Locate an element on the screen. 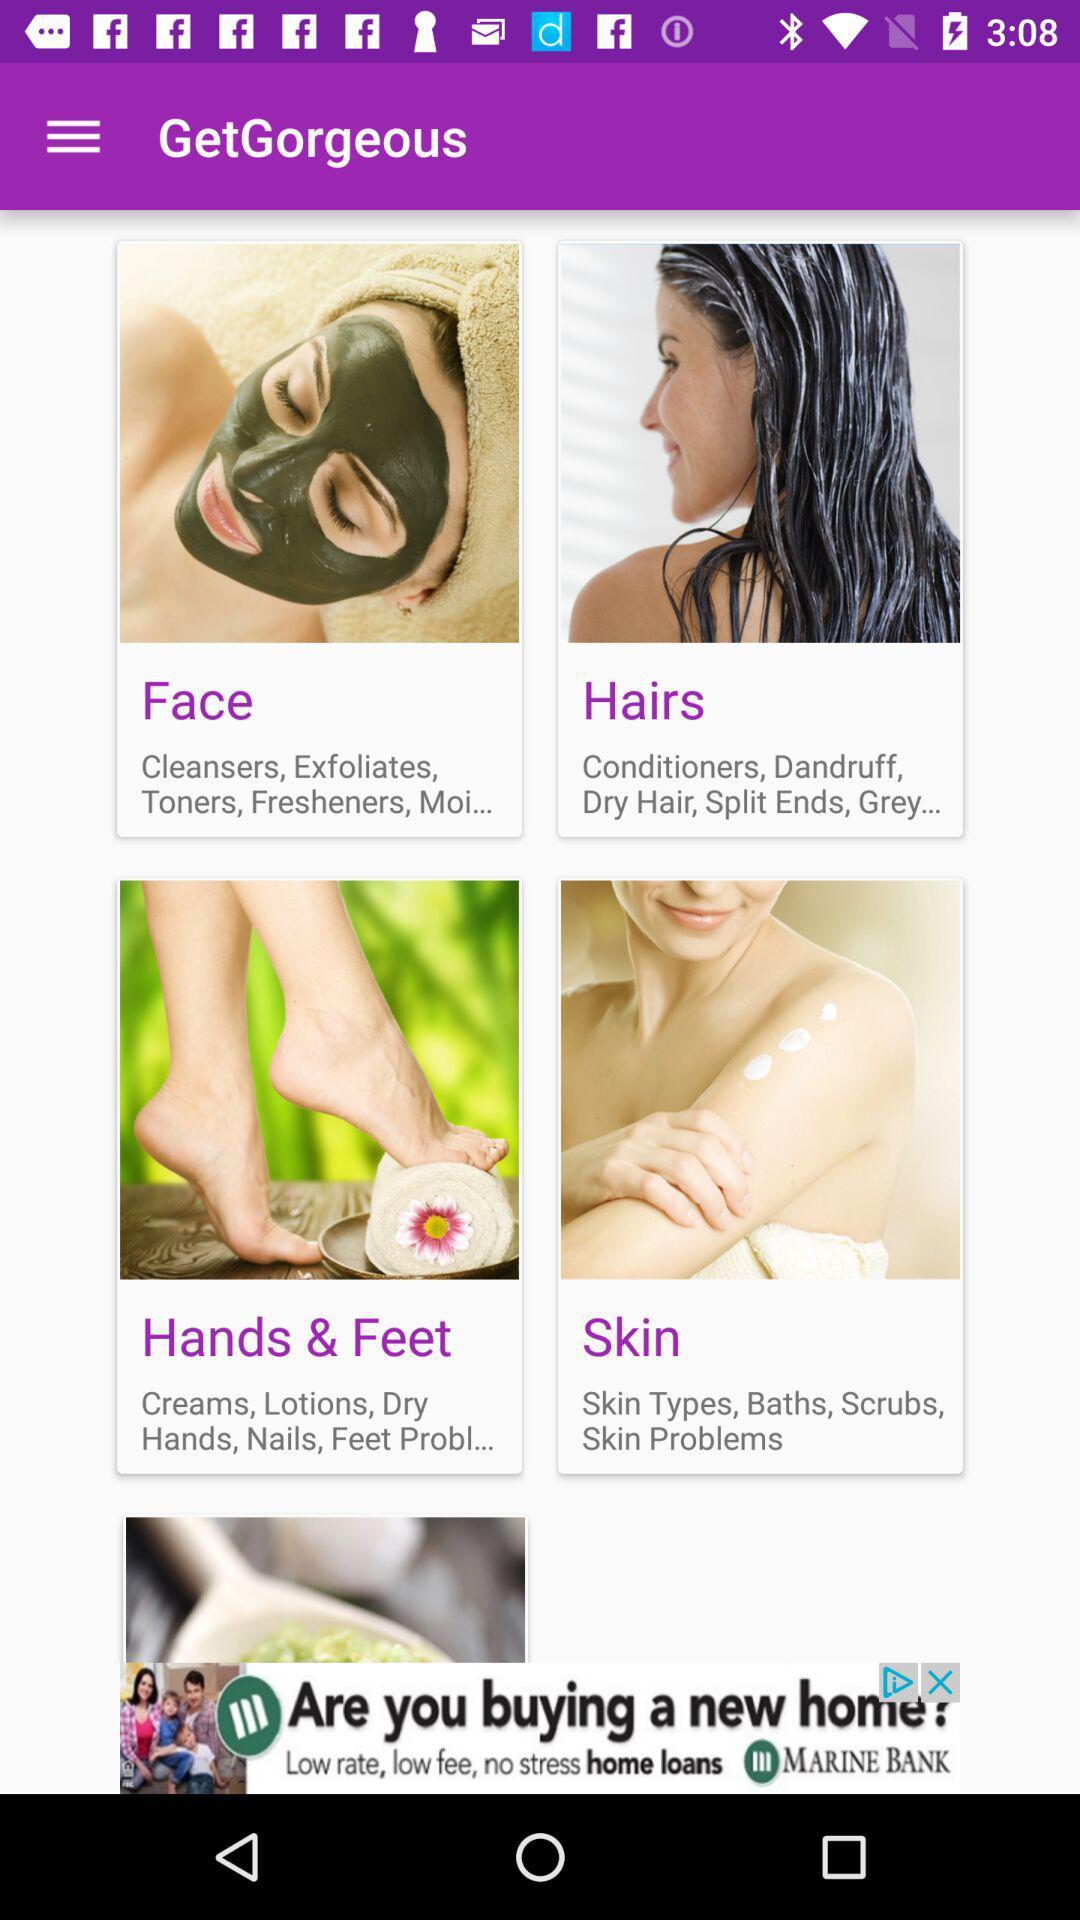 This screenshot has height=1920, width=1080. advertisement is located at coordinates (540, 1727).